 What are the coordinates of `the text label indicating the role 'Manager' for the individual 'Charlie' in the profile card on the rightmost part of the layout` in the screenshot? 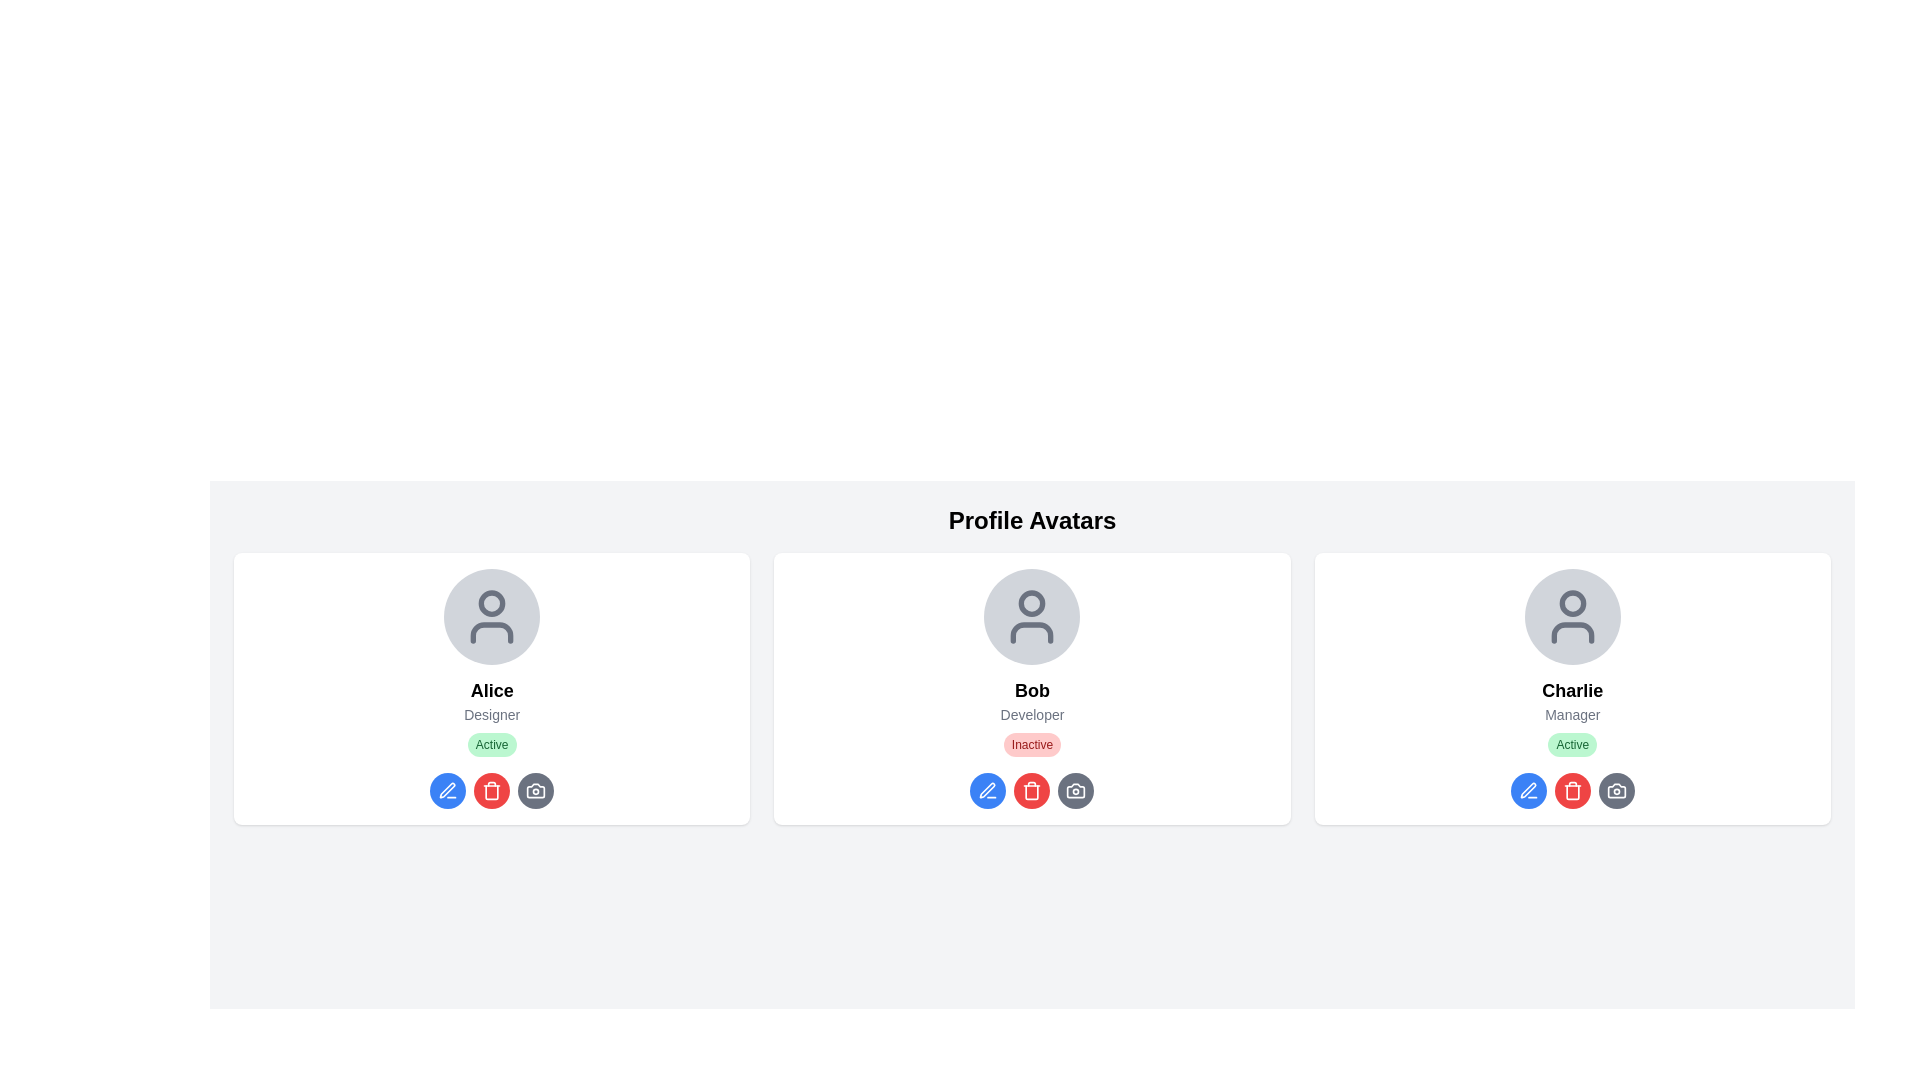 It's located at (1571, 713).